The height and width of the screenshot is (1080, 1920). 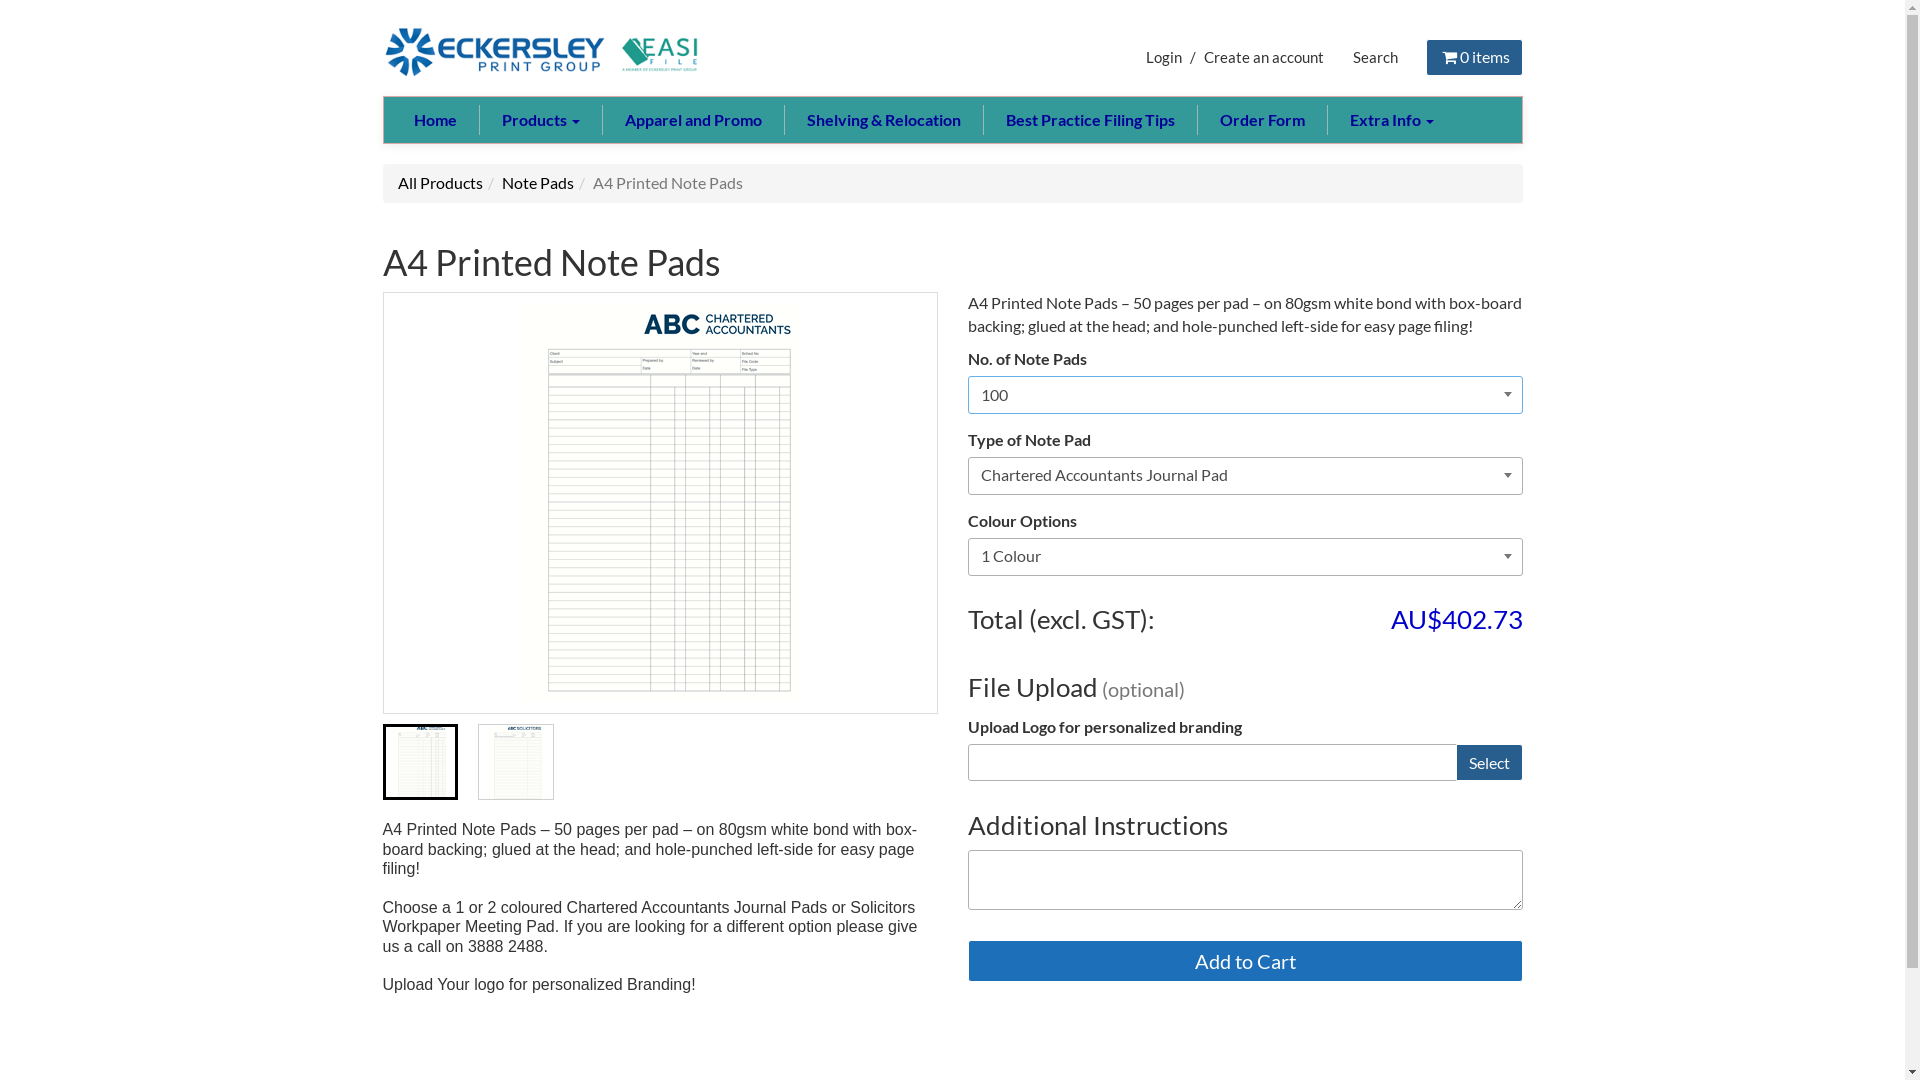 What do you see at coordinates (434, 119) in the screenshot?
I see `'Home'` at bounding box center [434, 119].